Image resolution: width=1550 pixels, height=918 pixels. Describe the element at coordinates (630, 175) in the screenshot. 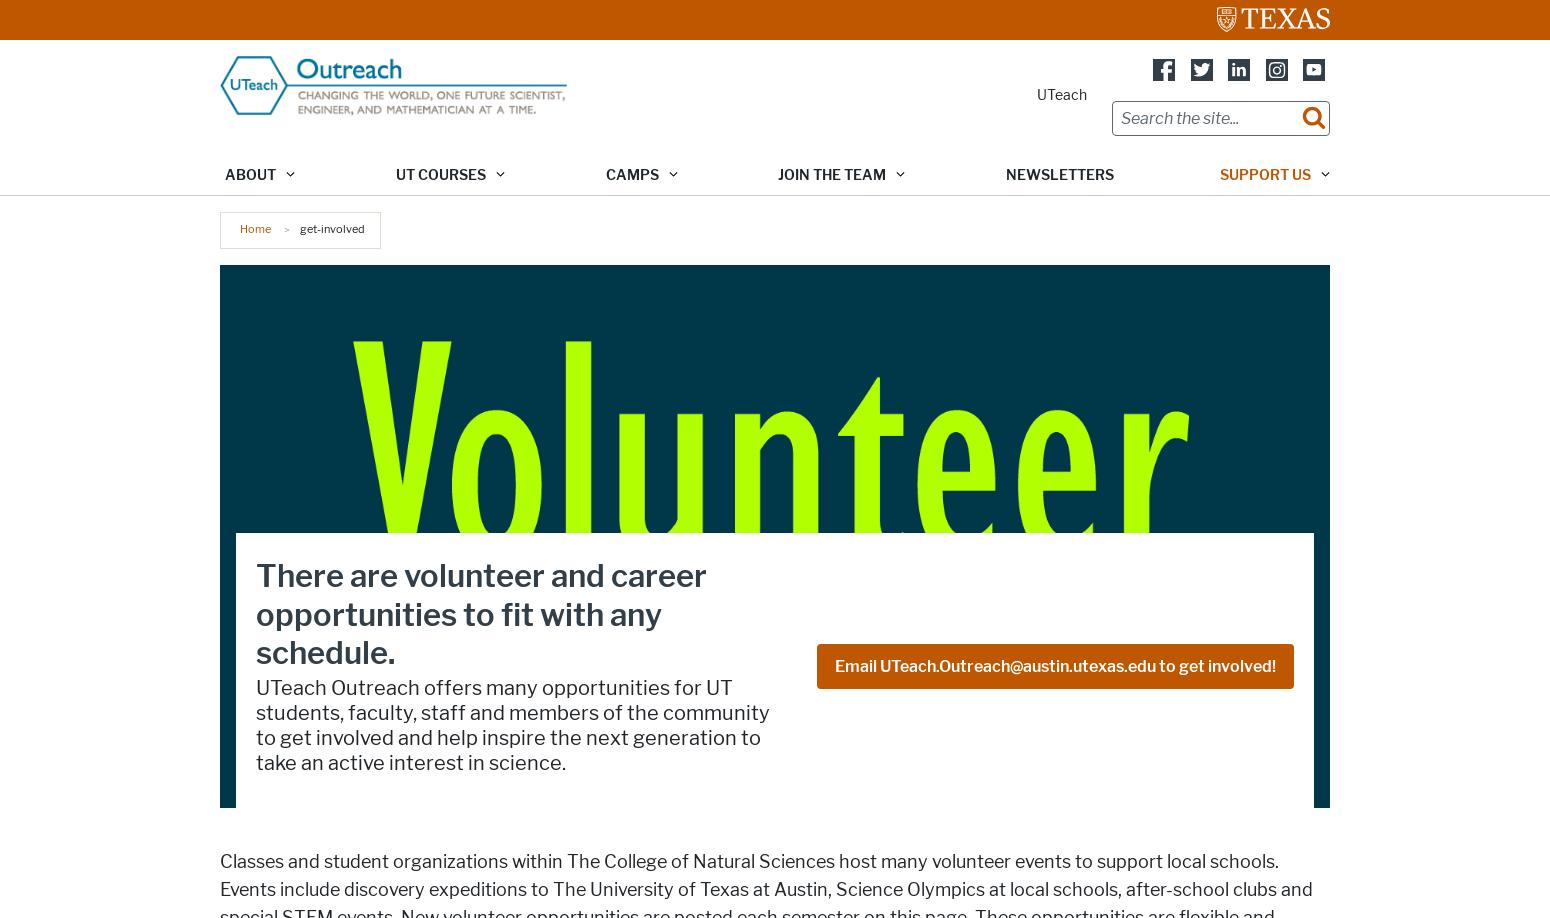

I see `'Camps'` at that location.